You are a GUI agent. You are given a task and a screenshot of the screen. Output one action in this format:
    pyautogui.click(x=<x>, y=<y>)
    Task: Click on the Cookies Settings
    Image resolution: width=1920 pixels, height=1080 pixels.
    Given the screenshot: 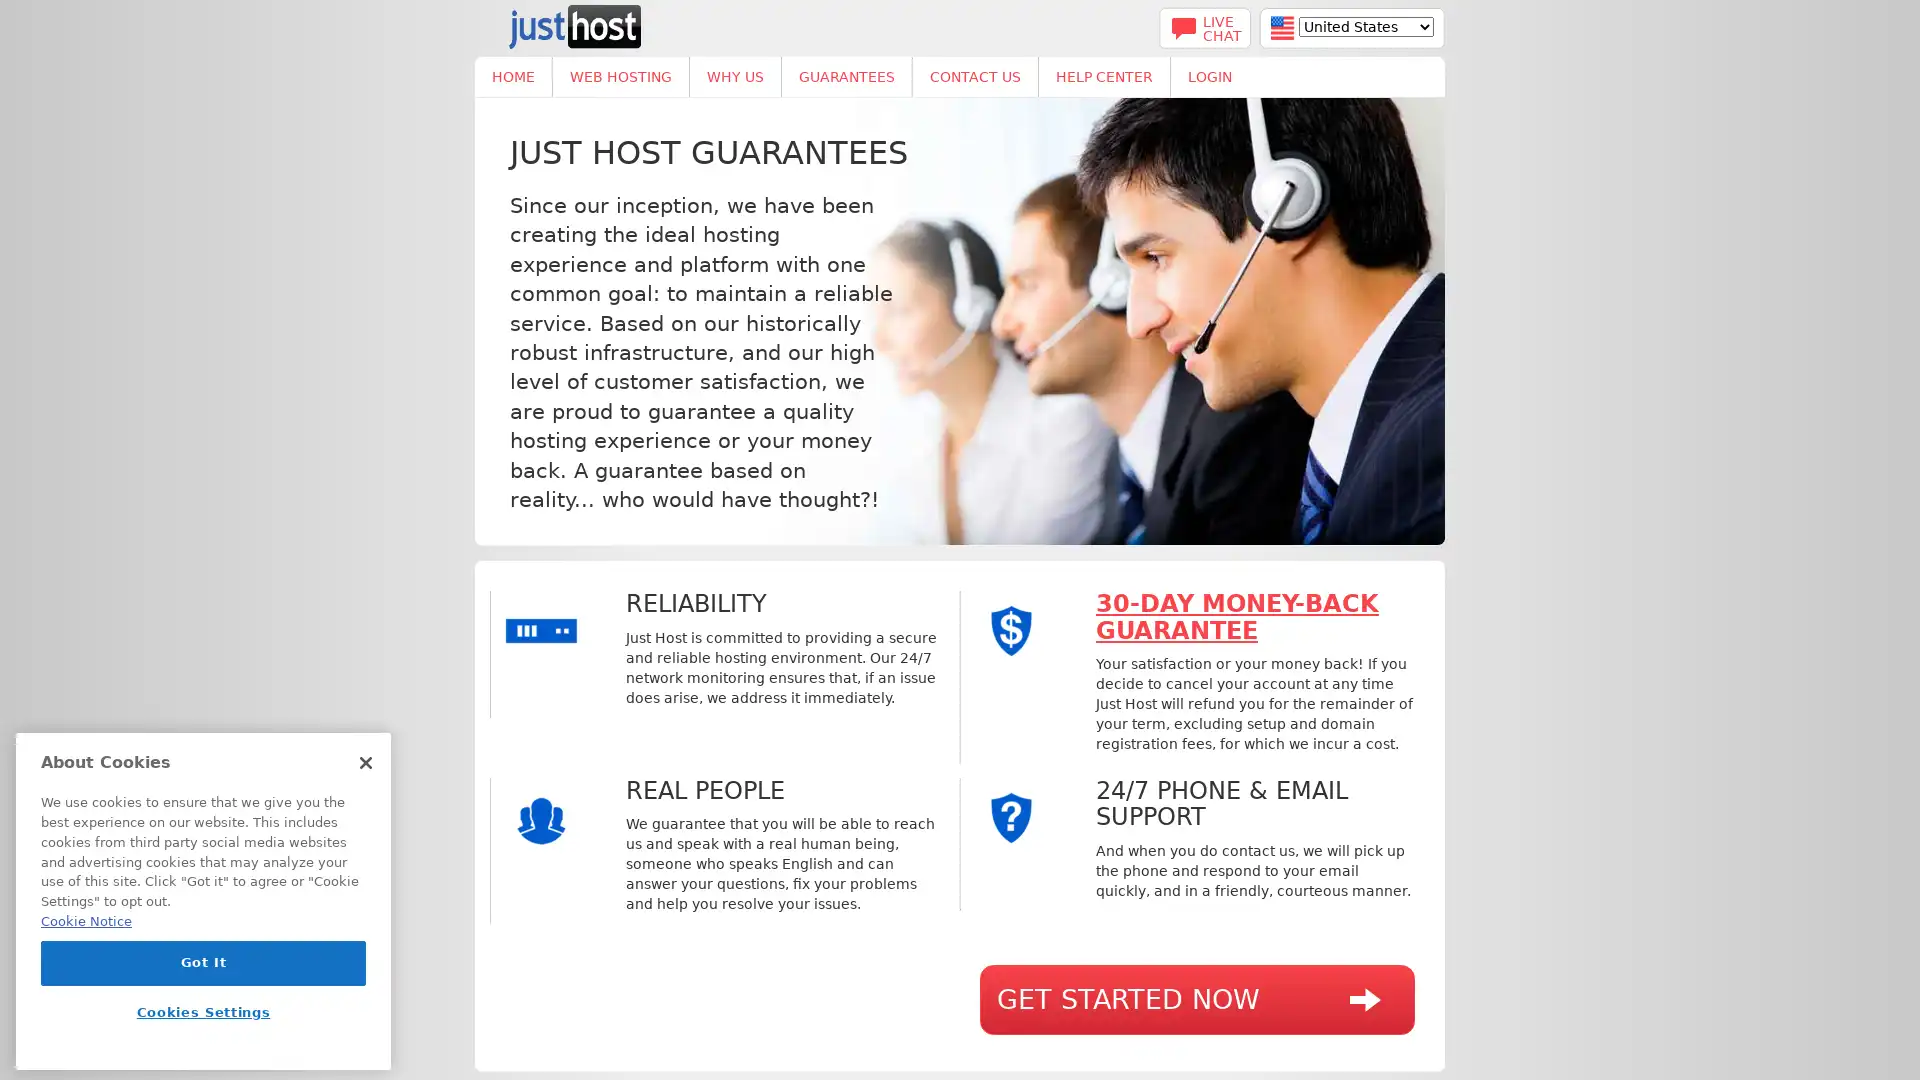 What is the action you would take?
    pyautogui.click(x=203, y=1012)
    